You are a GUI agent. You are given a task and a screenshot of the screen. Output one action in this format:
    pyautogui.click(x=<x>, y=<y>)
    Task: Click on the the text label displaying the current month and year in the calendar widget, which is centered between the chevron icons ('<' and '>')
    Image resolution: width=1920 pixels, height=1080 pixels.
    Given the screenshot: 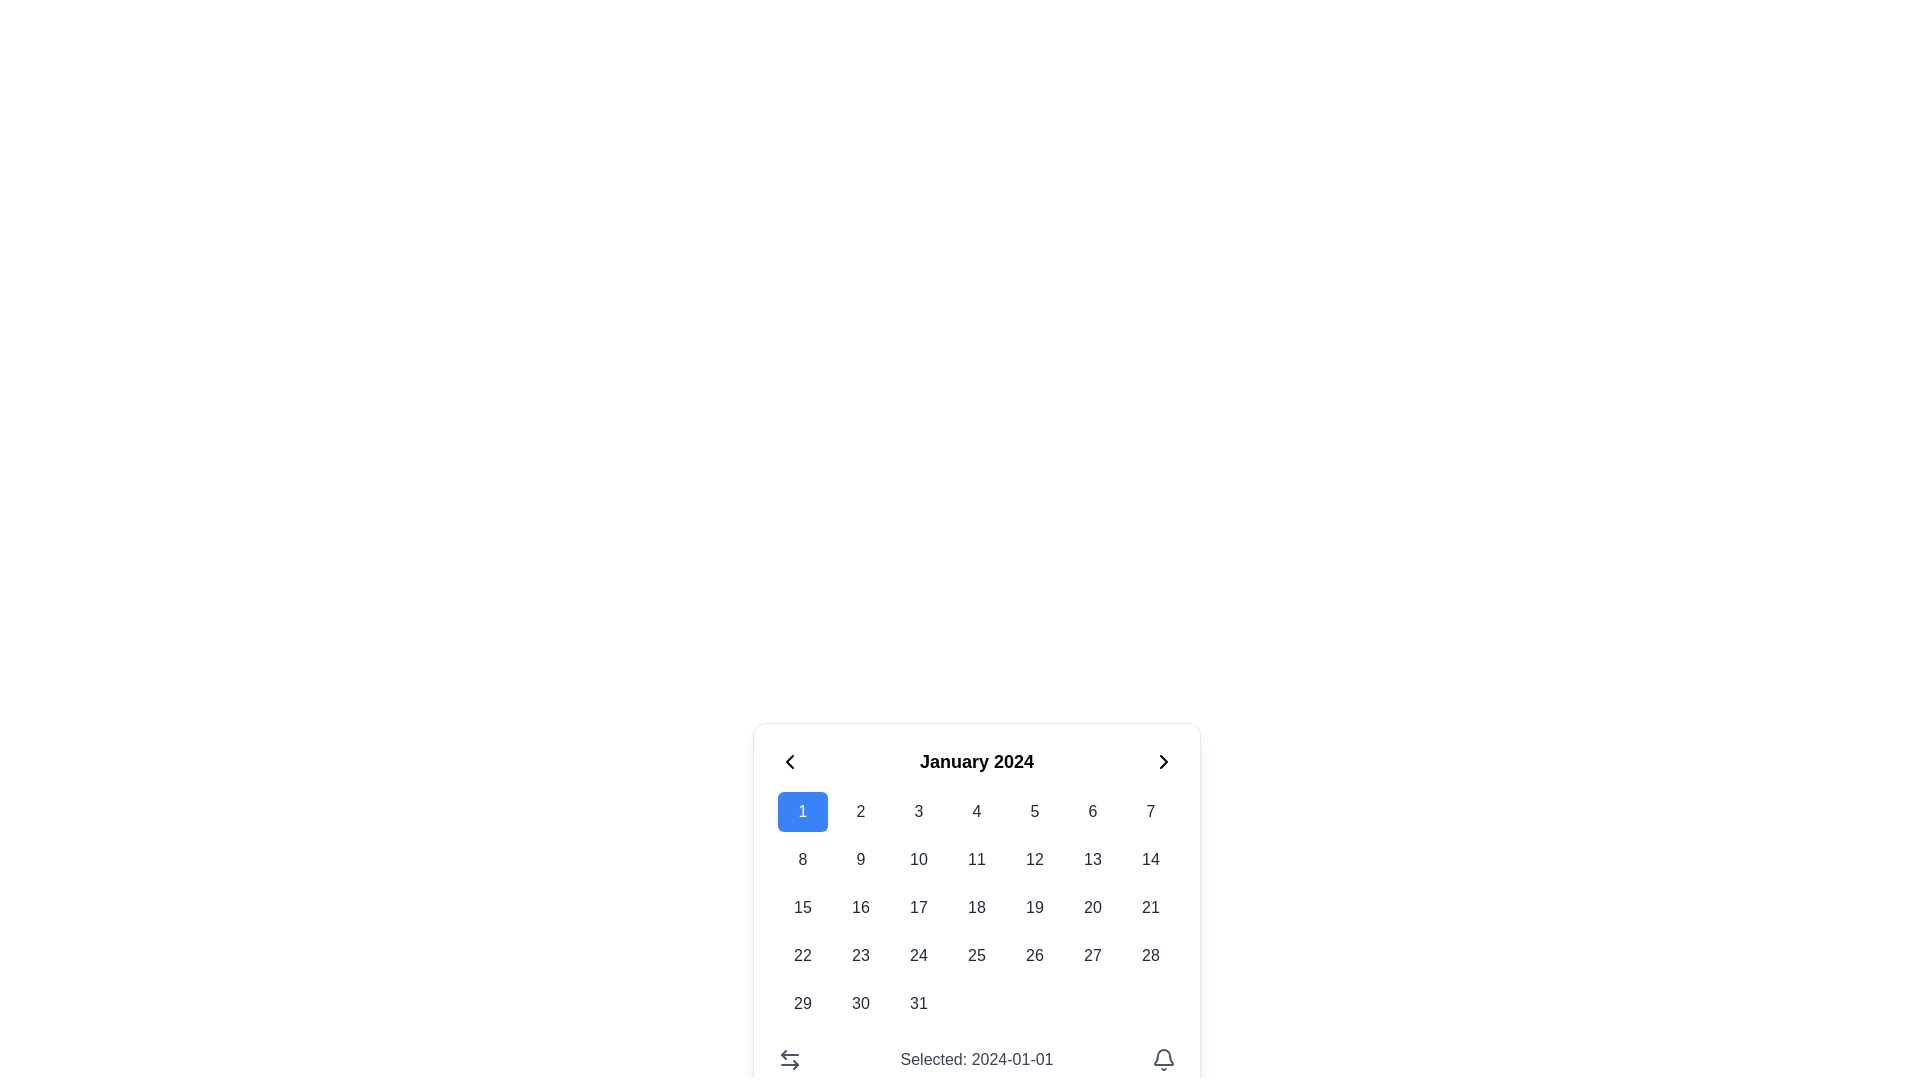 What is the action you would take?
    pyautogui.click(x=977, y=762)
    